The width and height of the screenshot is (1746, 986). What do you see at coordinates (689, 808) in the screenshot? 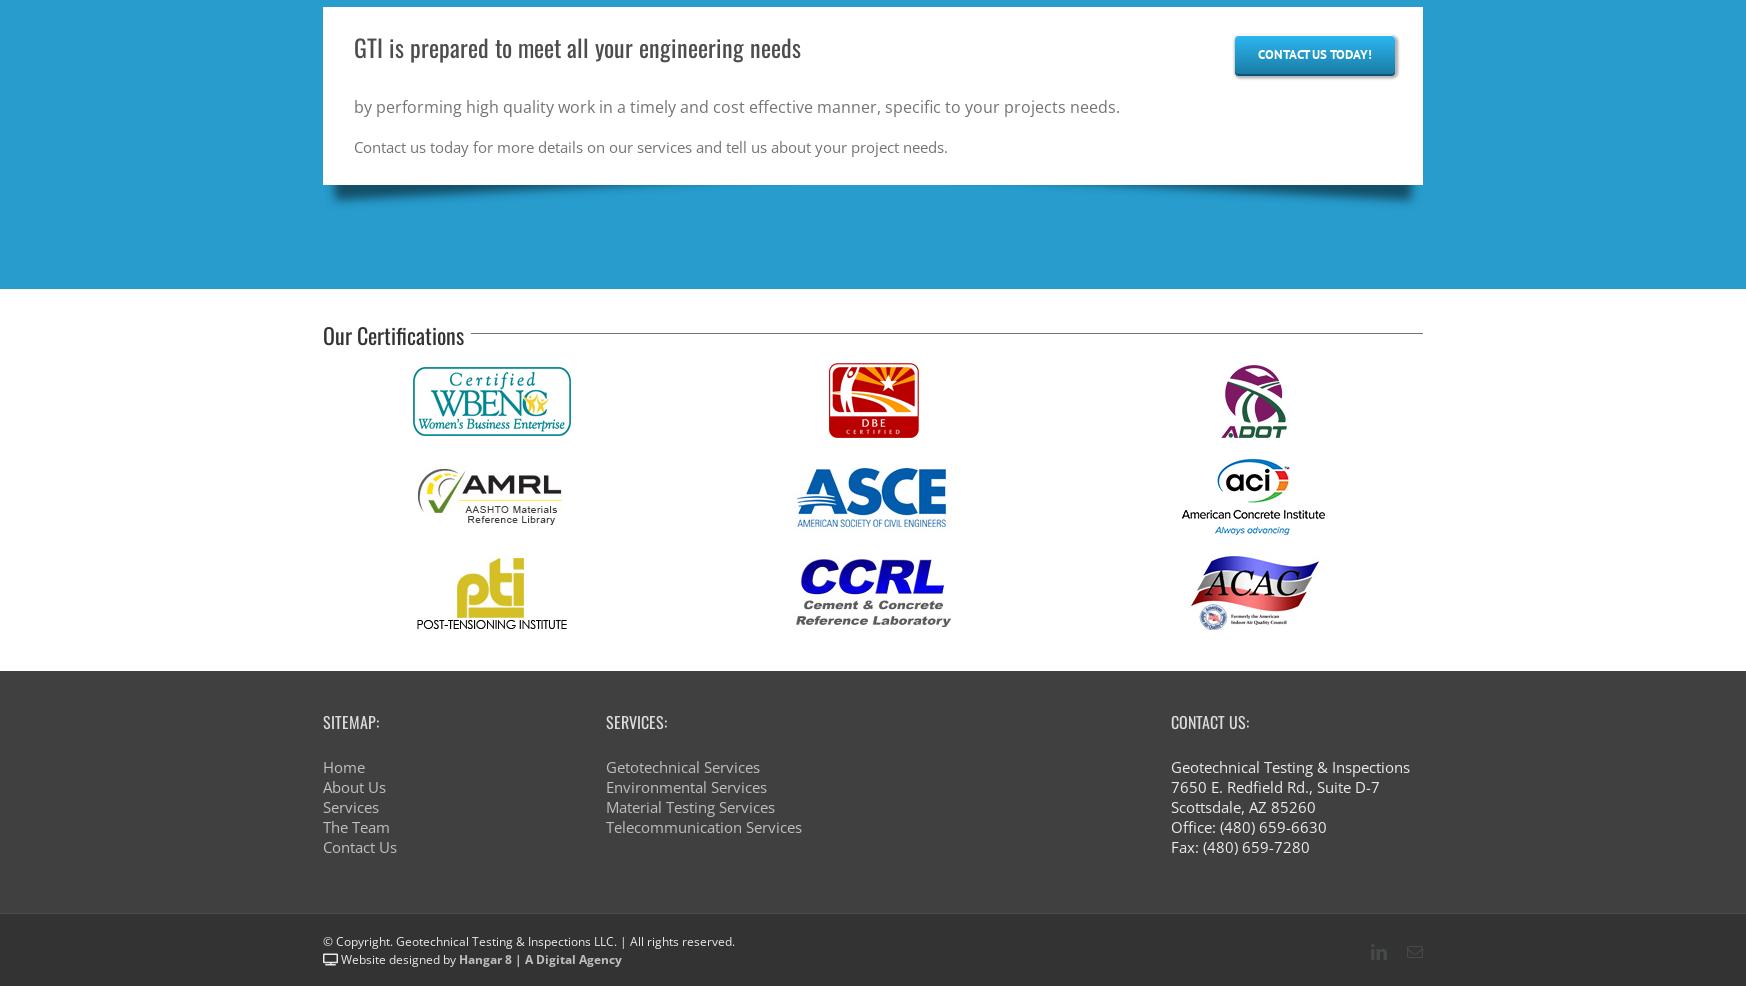
I see `'Material Testing Services'` at bounding box center [689, 808].